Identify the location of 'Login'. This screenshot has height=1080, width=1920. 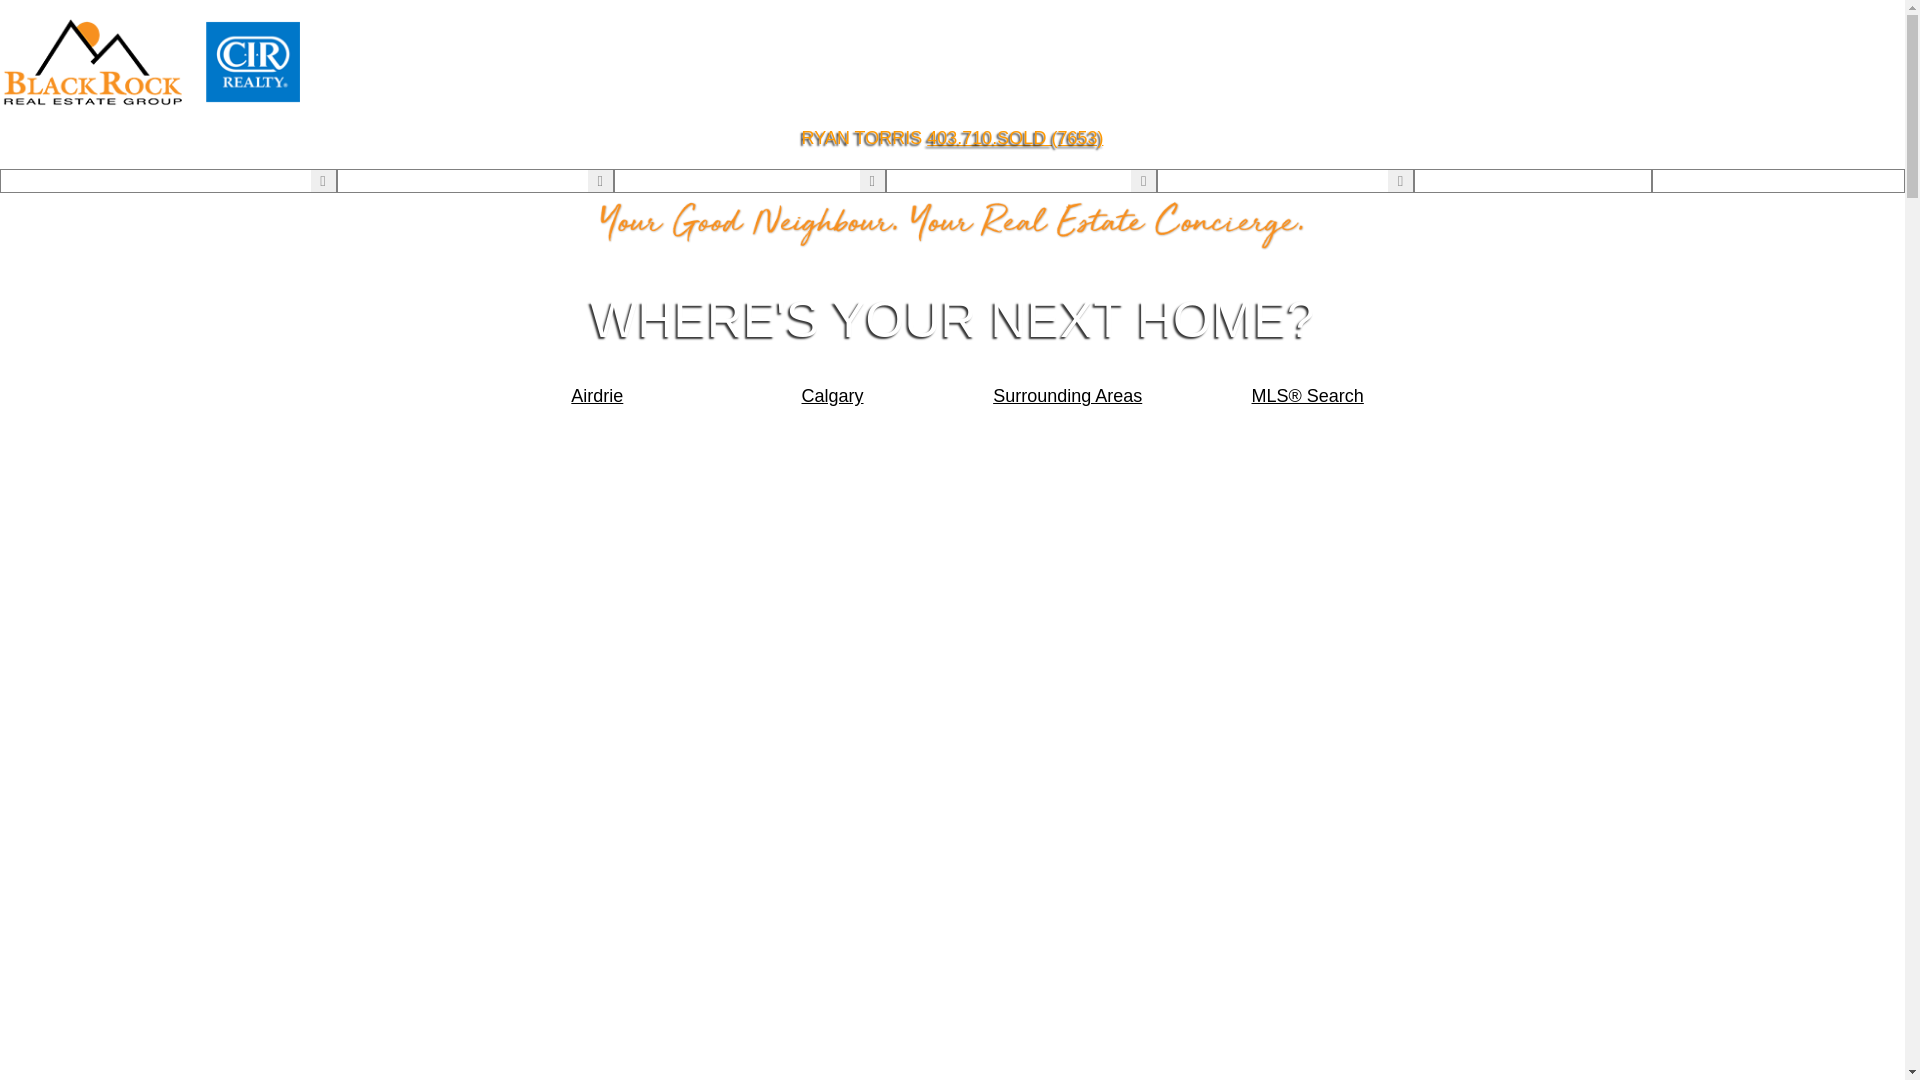
(1531, 181).